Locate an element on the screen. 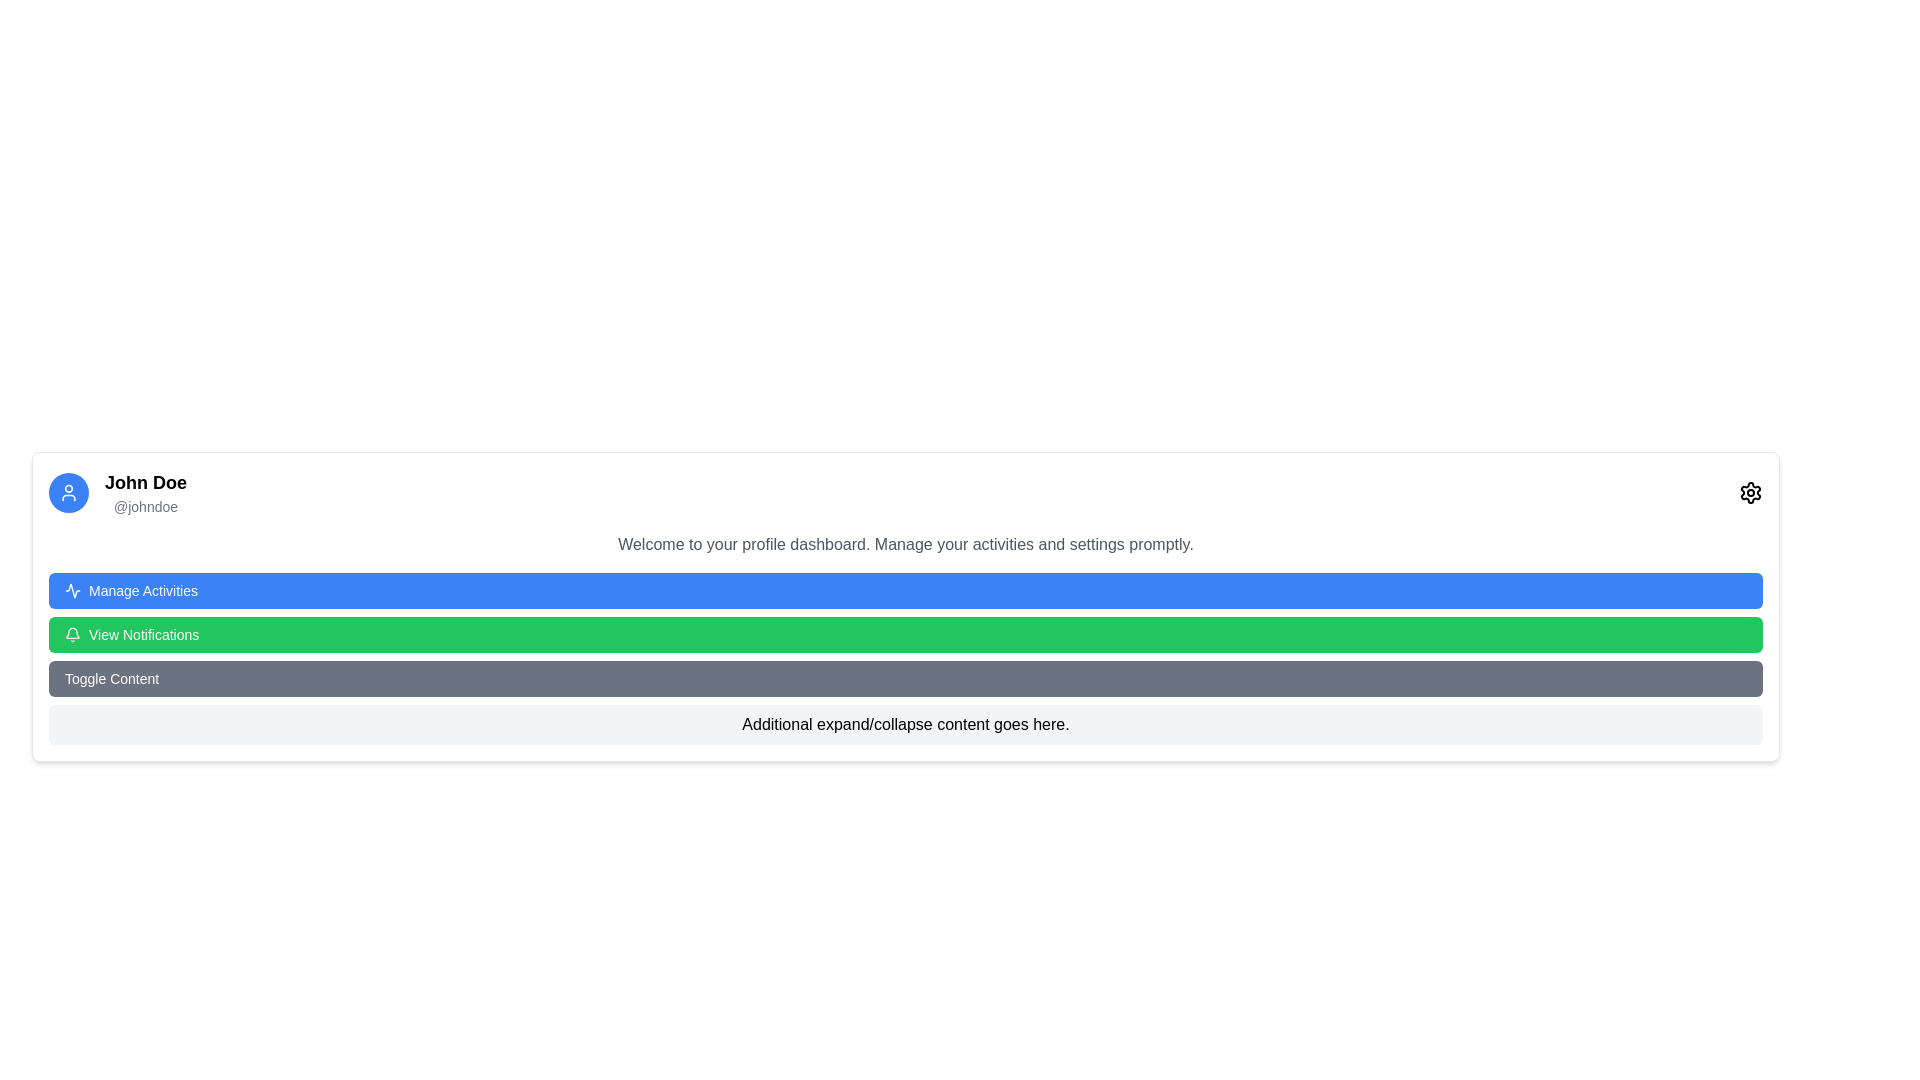 Image resolution: width=1920 pixels, height=1080 pixels. the user silhouette icon with a blue background located in the profile section, positioned at the top-left corner, for identification purposes is located at coordinates (68, 493).